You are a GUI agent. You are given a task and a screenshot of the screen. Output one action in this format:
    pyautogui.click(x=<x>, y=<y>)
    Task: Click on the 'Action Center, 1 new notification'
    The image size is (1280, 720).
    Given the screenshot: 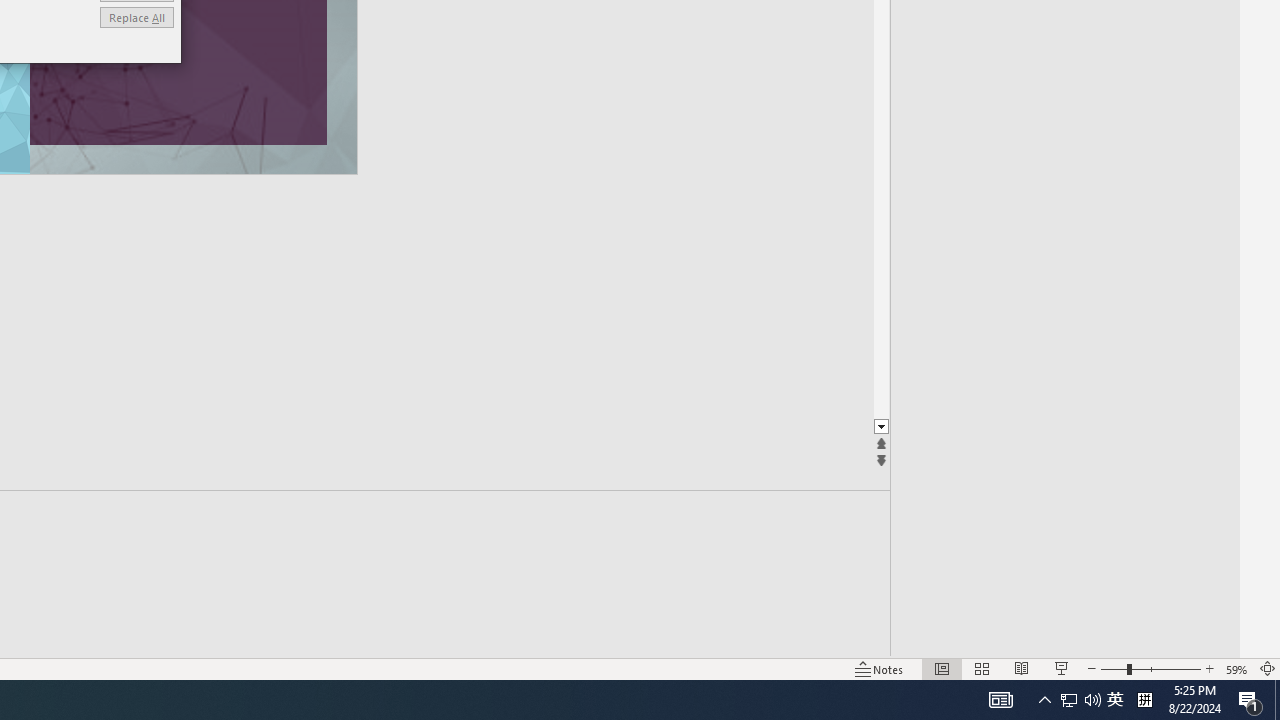 What is the action you would take?
    pyautogui.click(x=1250, y=698)
    